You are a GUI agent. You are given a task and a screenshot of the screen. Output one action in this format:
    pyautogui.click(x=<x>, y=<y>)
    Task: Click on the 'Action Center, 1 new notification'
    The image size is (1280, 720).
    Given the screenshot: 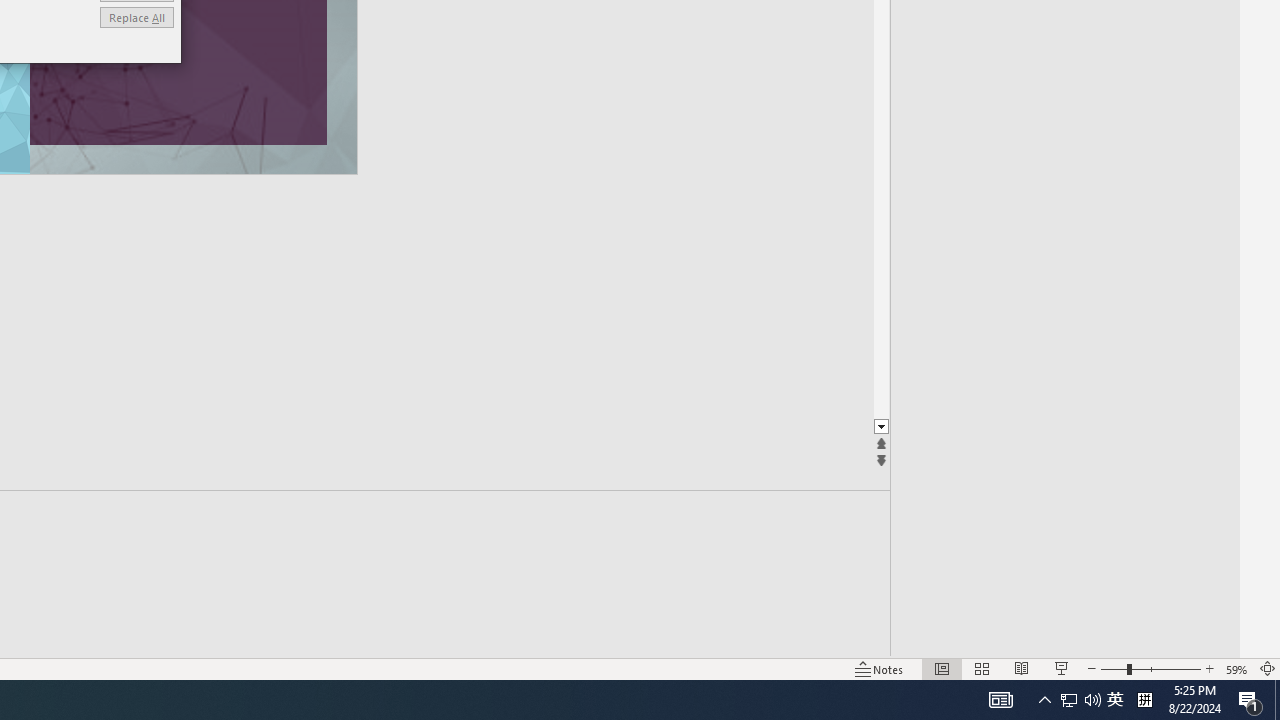 What is the action you would take?
    pyautogui.click(x=1250, y=698)
    